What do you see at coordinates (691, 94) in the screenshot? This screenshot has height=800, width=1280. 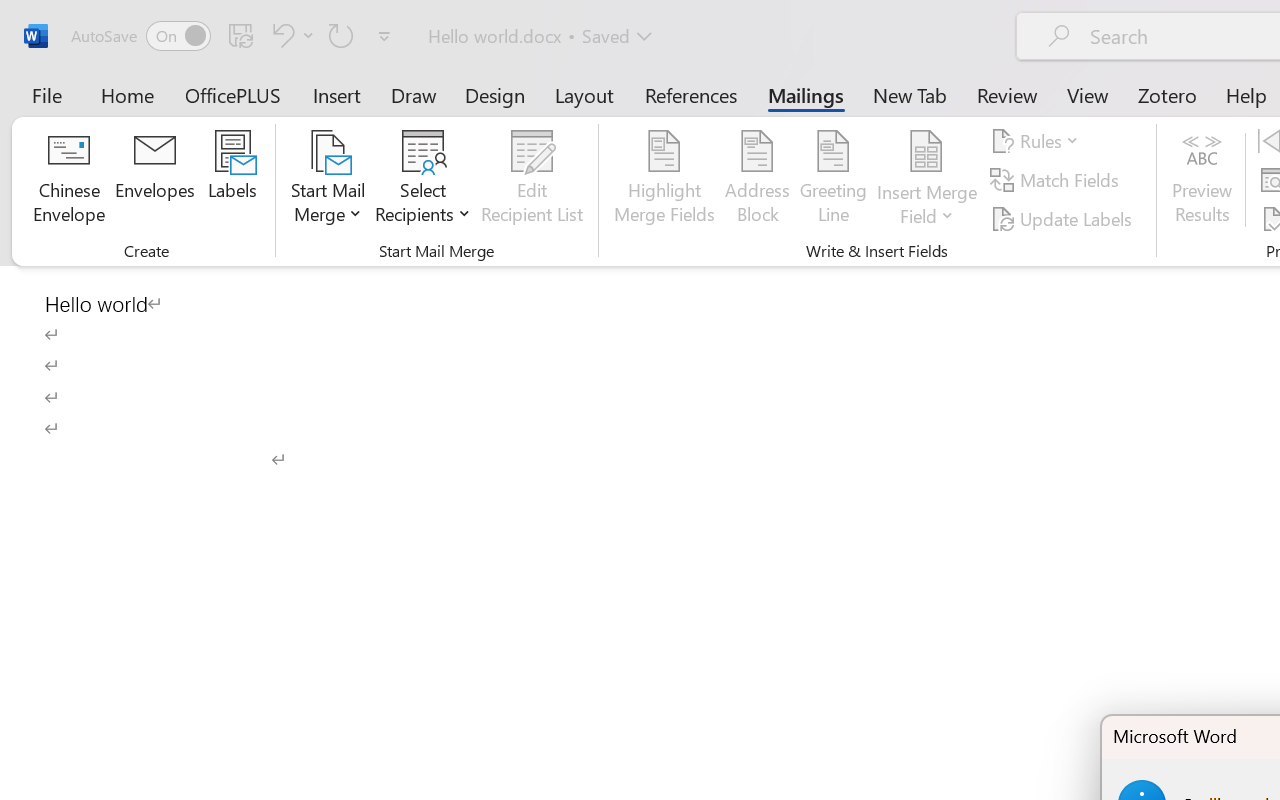 I see `'References'` at bounding box center [691, 94].